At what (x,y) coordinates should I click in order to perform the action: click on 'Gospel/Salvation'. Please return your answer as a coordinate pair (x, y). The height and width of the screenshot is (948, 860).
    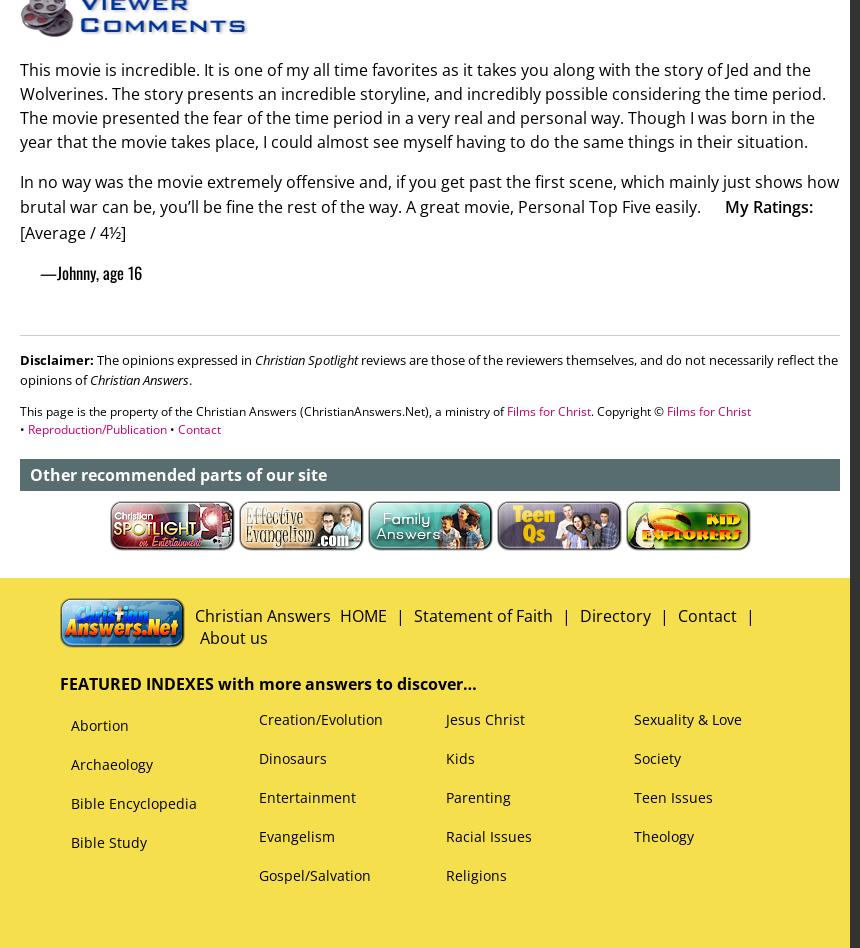
    Looking at the image, I should click on (258, 873).